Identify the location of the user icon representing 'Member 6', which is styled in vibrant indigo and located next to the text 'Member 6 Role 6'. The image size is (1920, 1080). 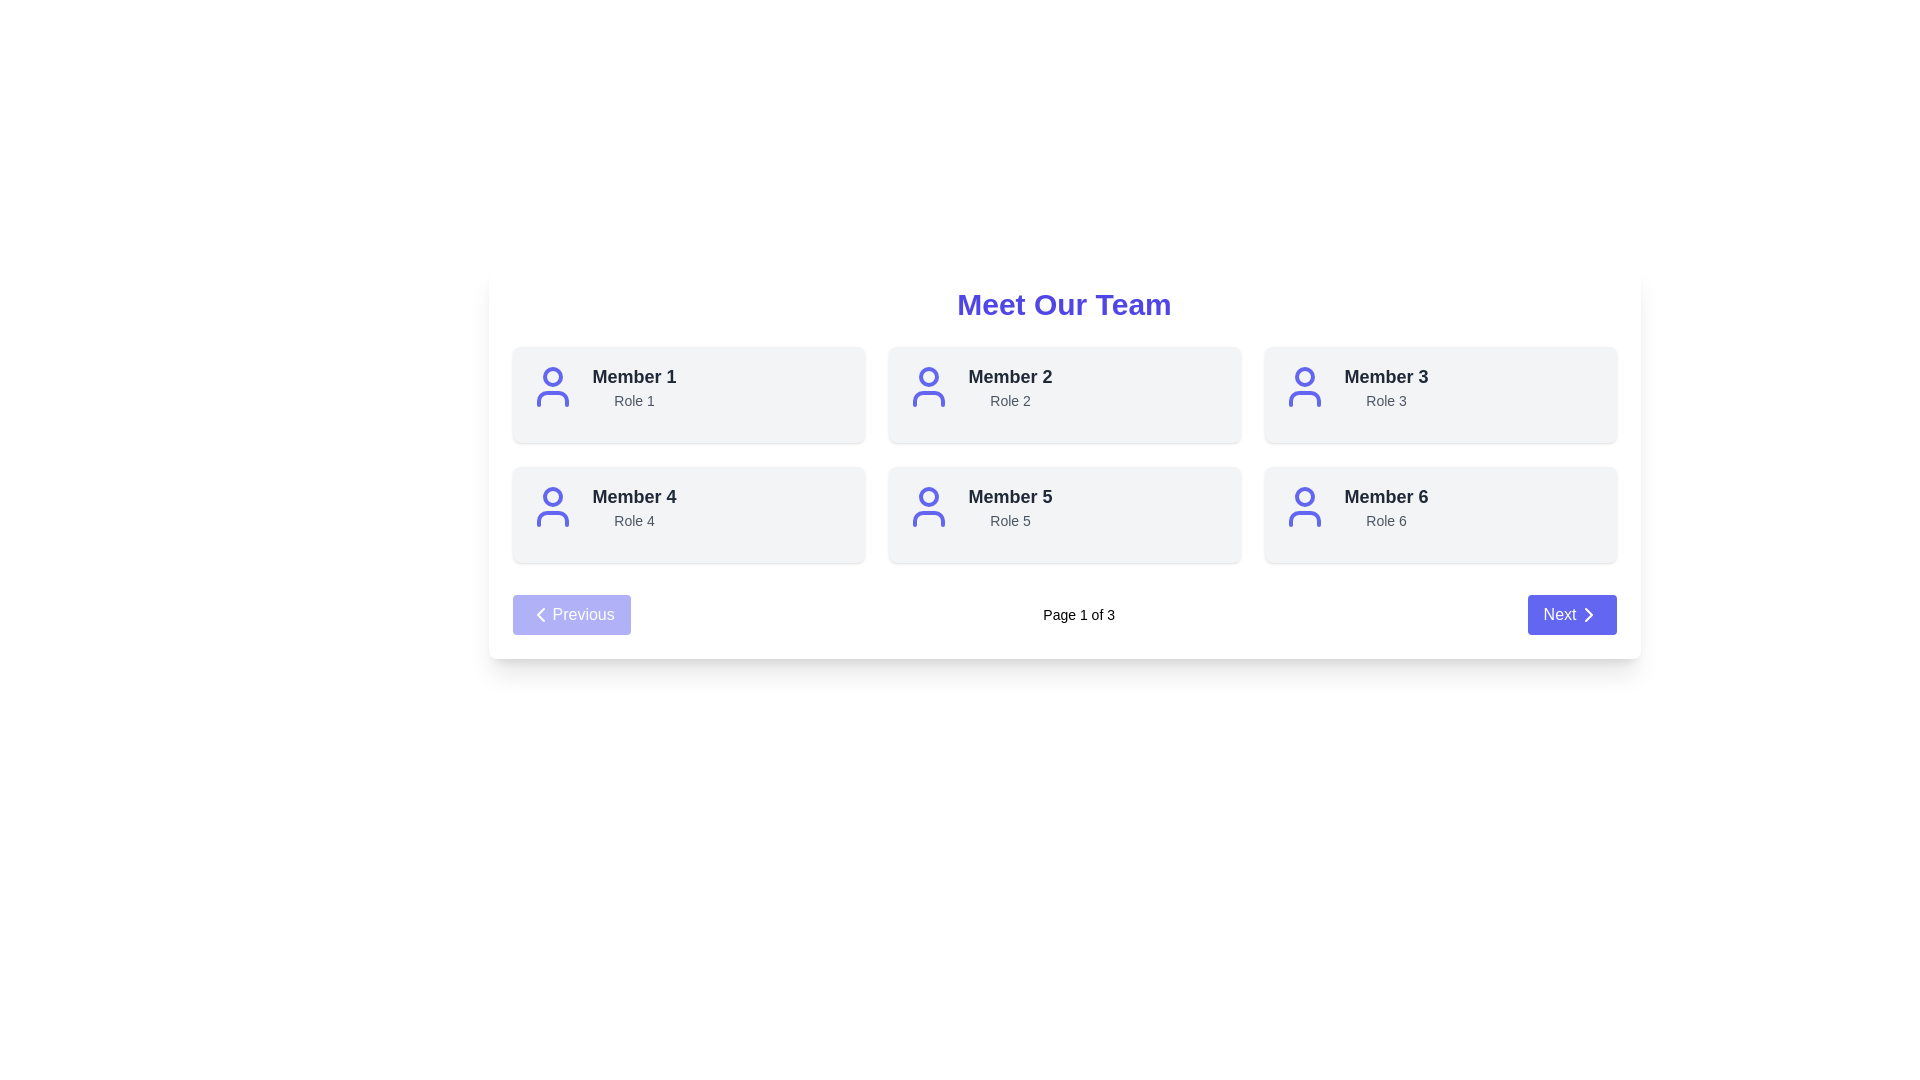
(1304, 505).